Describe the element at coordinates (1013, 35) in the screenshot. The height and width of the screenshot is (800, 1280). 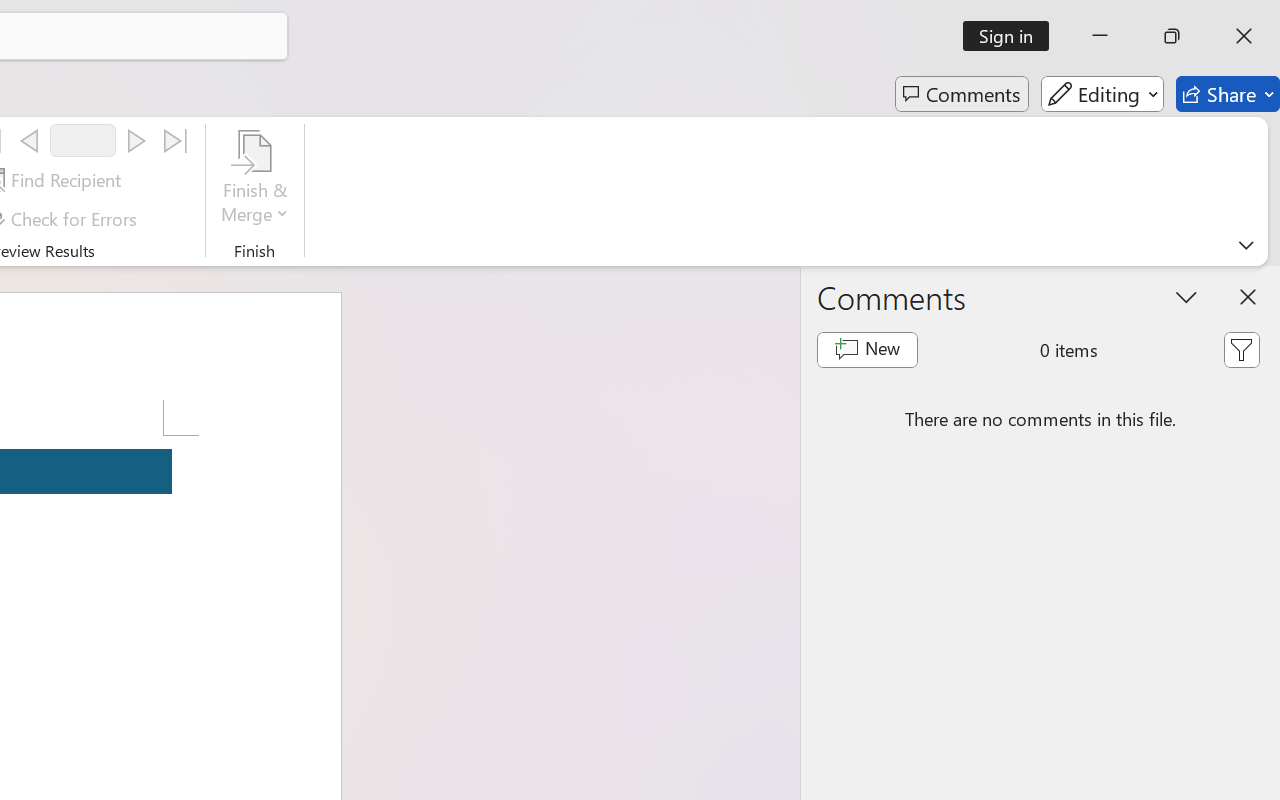
I see `'Sign in'` at that location.